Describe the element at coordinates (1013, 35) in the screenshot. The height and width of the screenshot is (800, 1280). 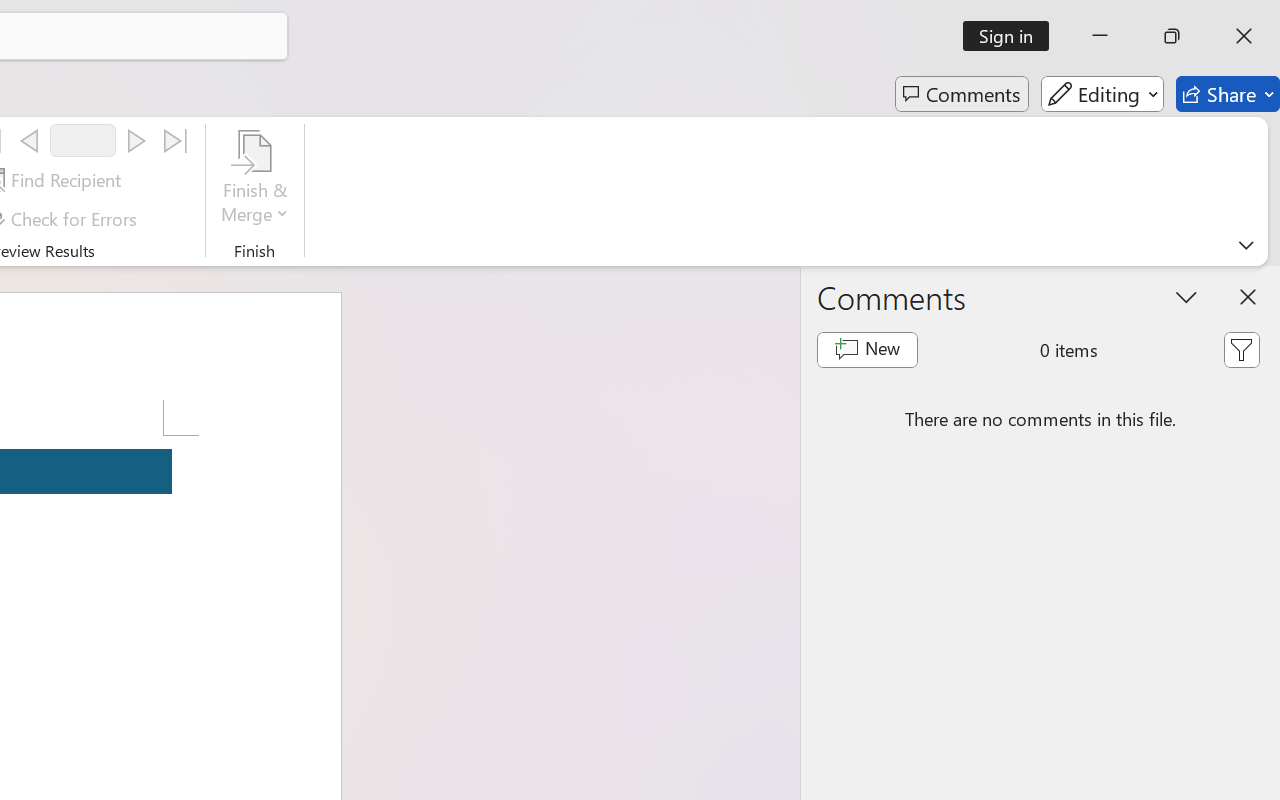
I see `'Sign in'` at that location.